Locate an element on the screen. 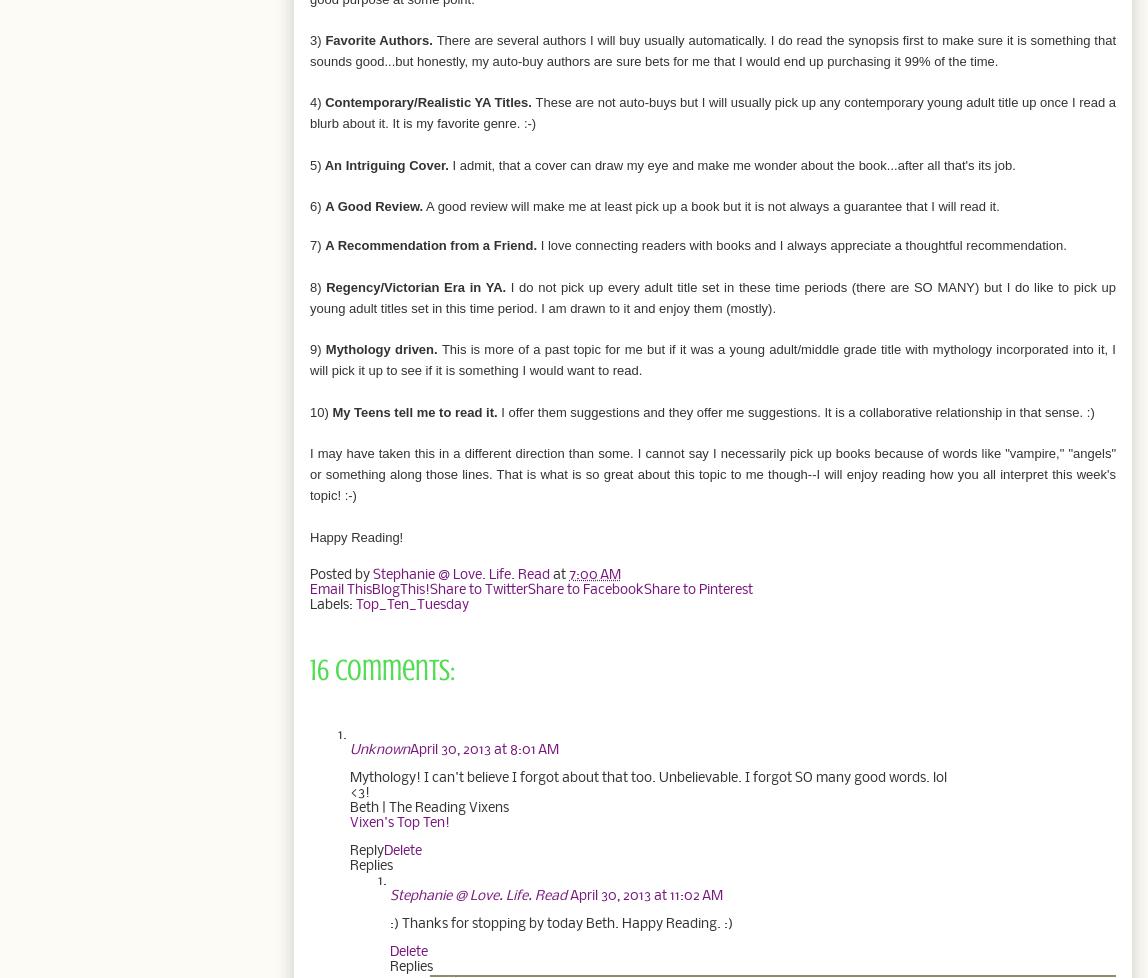 The width and height of the screenshot is (1148, 978). '3)' is located at coordinates (317, 40).